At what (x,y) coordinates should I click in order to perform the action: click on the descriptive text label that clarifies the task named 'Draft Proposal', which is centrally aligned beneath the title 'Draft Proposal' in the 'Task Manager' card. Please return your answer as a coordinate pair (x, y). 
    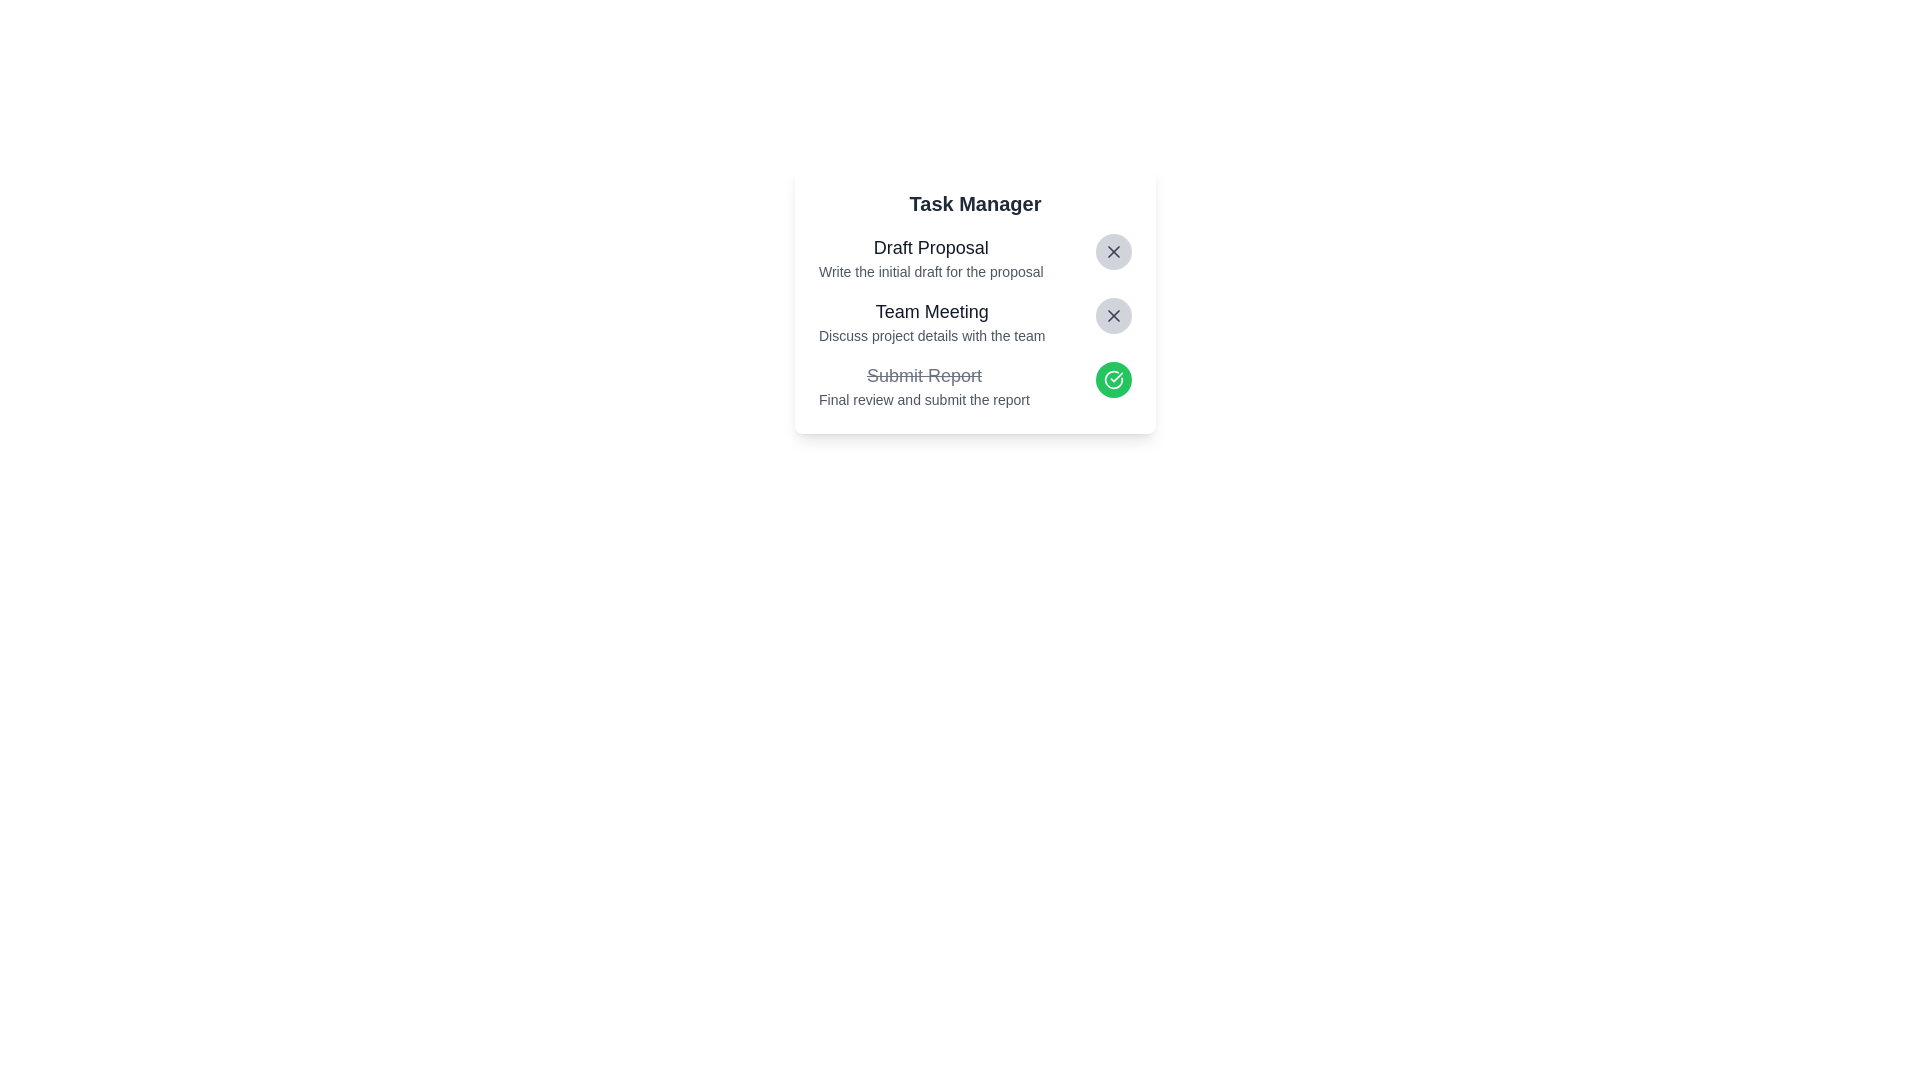
    Looking at the image, I should click on (930, 272).